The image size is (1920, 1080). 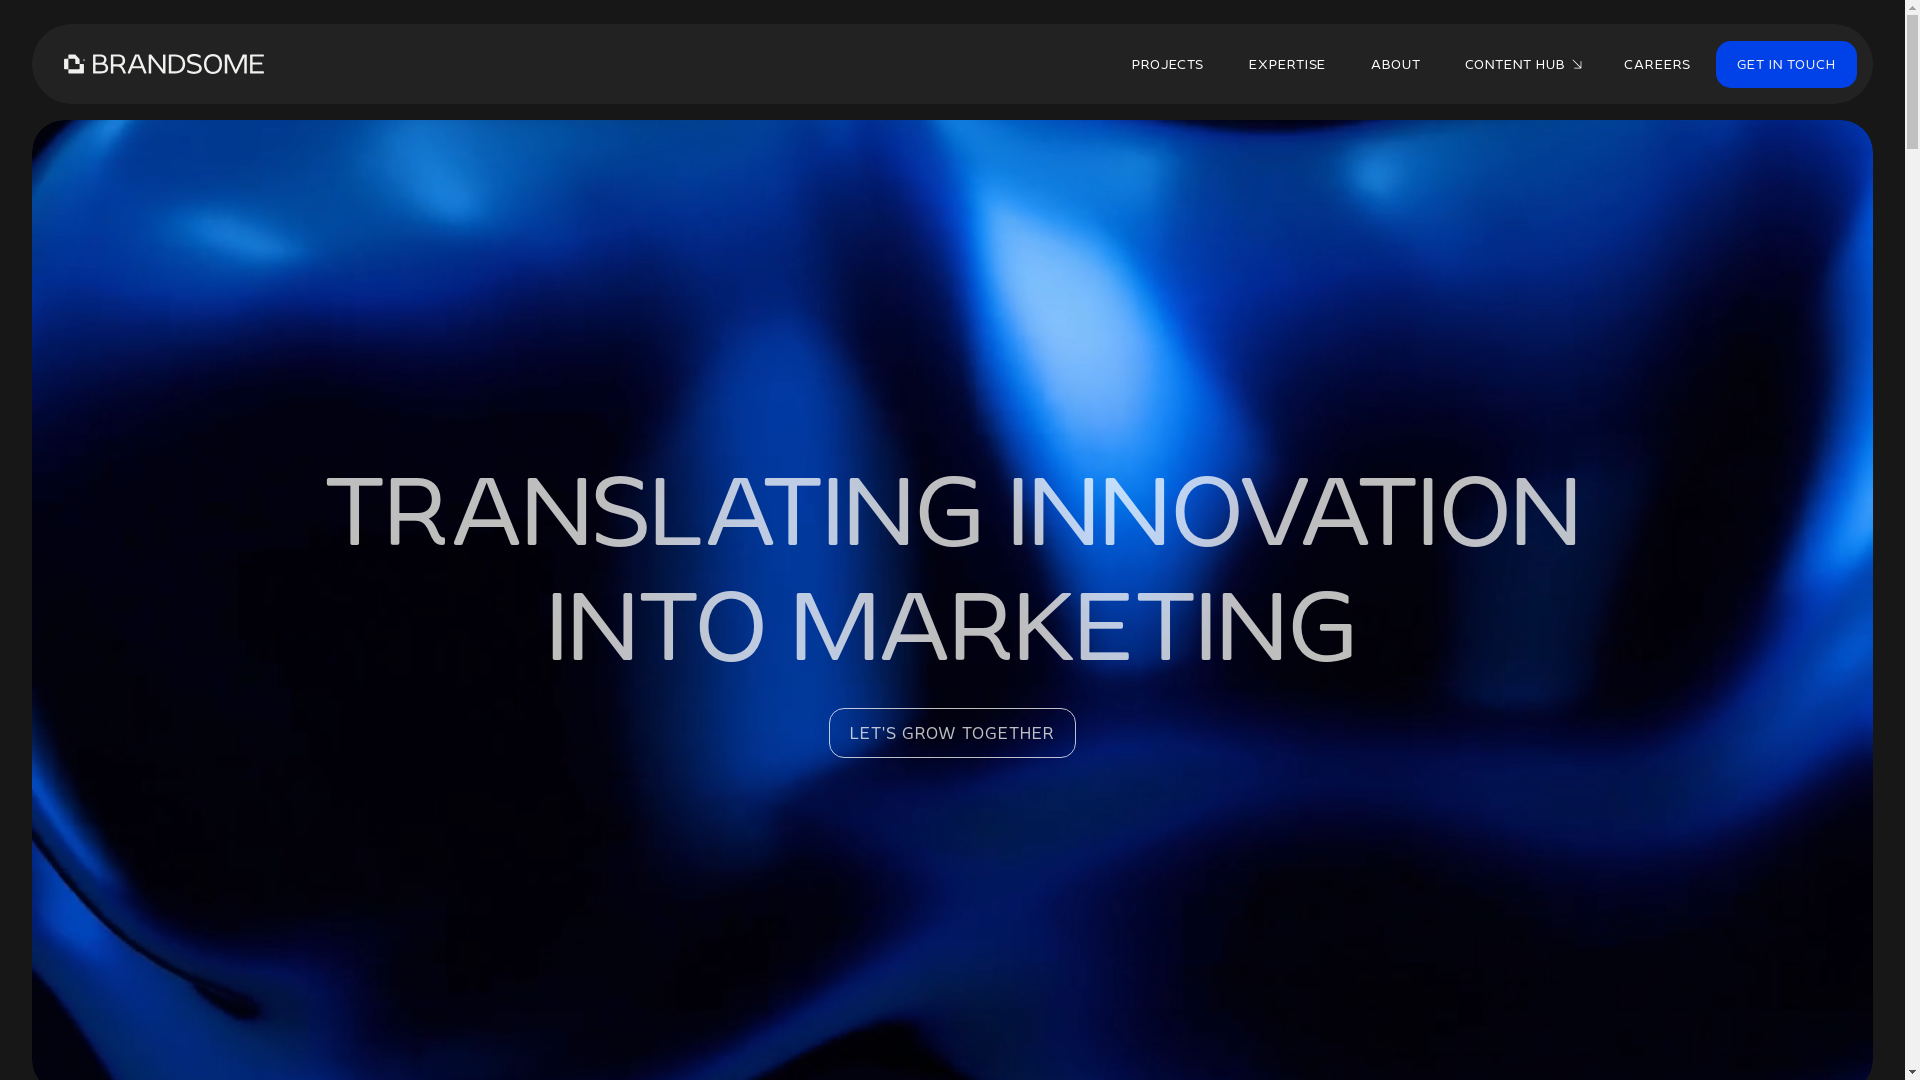 I want to click on 'PROJECTS', so click(x=1111, y=63).